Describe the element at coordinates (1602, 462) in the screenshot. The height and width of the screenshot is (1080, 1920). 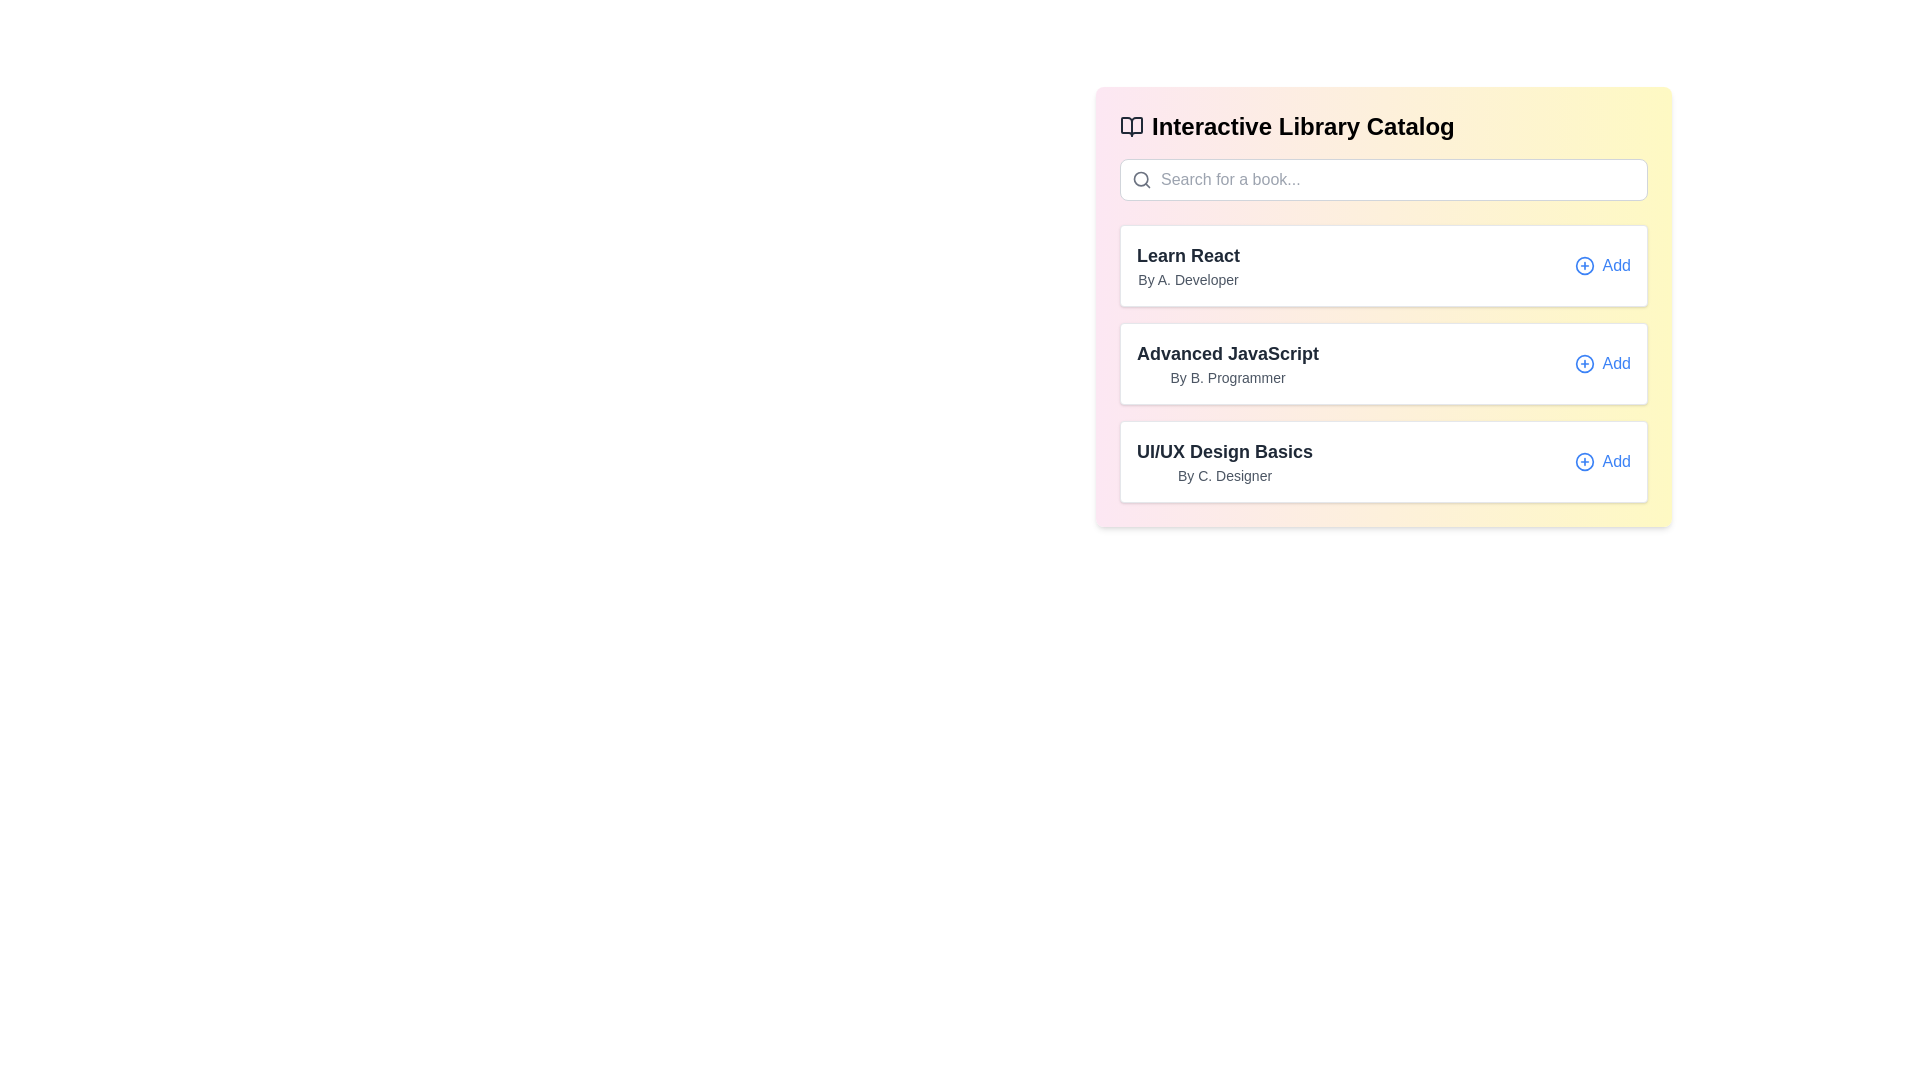
I see `the button with an icon and text located at the far-right of the last item in the 'UI/UX Design Basics' list by 'C. Designer'` at that location.